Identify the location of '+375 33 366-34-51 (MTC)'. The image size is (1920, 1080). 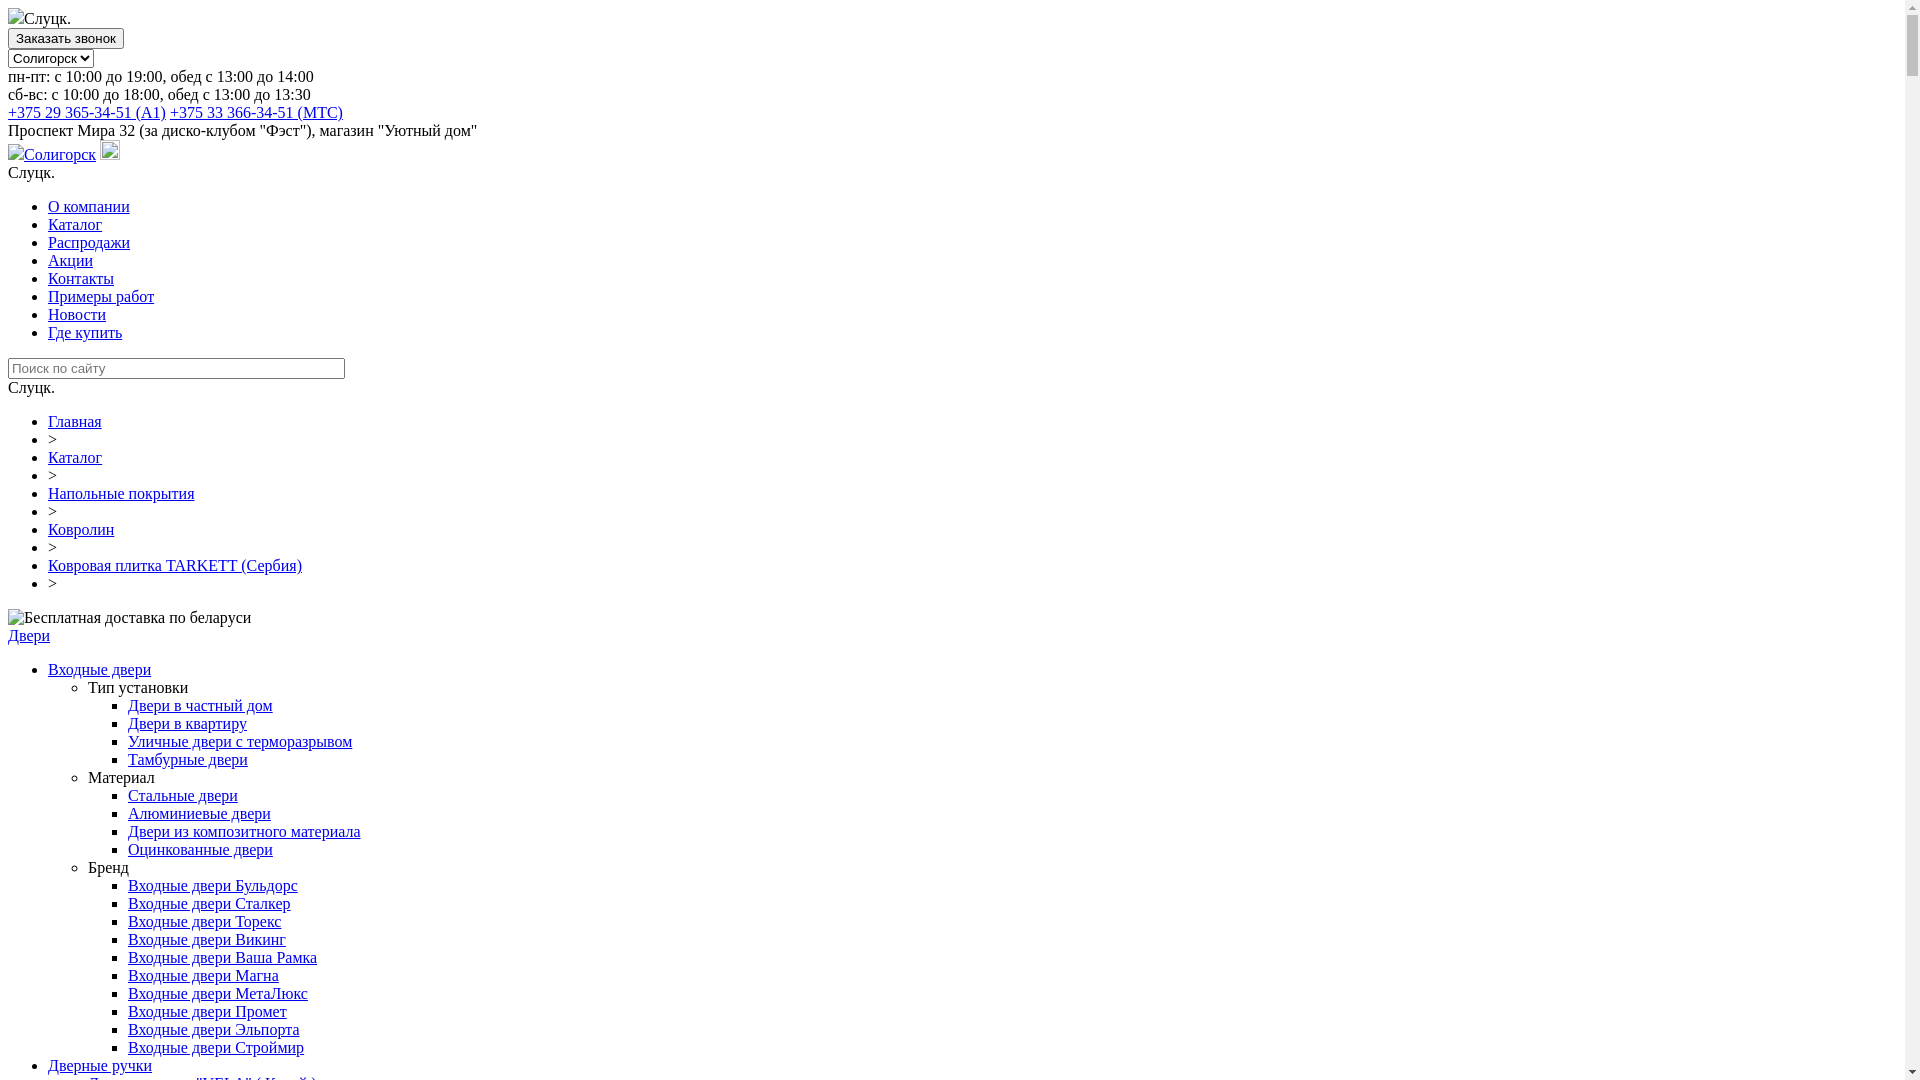
(255, 112).